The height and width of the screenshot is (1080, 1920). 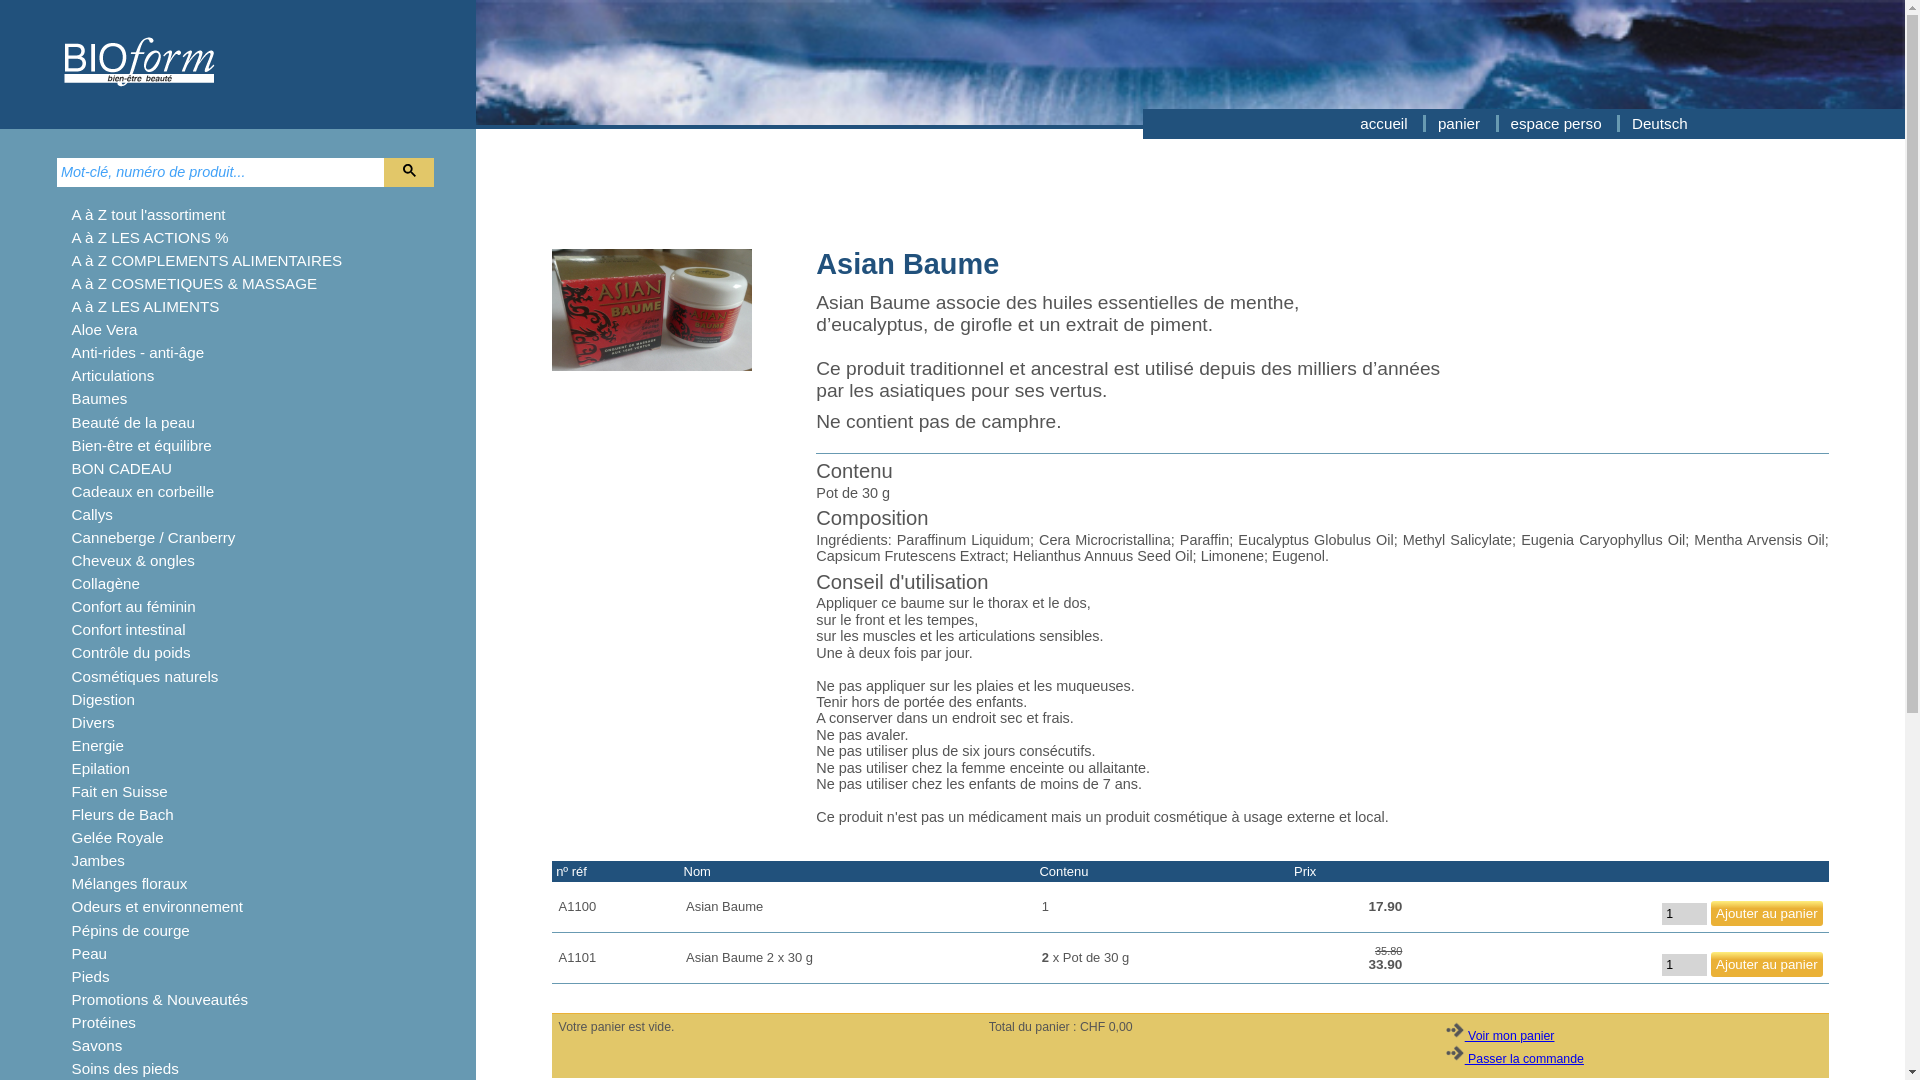 I want to click on 'Confort intestinal', so click(x=128, y=628).